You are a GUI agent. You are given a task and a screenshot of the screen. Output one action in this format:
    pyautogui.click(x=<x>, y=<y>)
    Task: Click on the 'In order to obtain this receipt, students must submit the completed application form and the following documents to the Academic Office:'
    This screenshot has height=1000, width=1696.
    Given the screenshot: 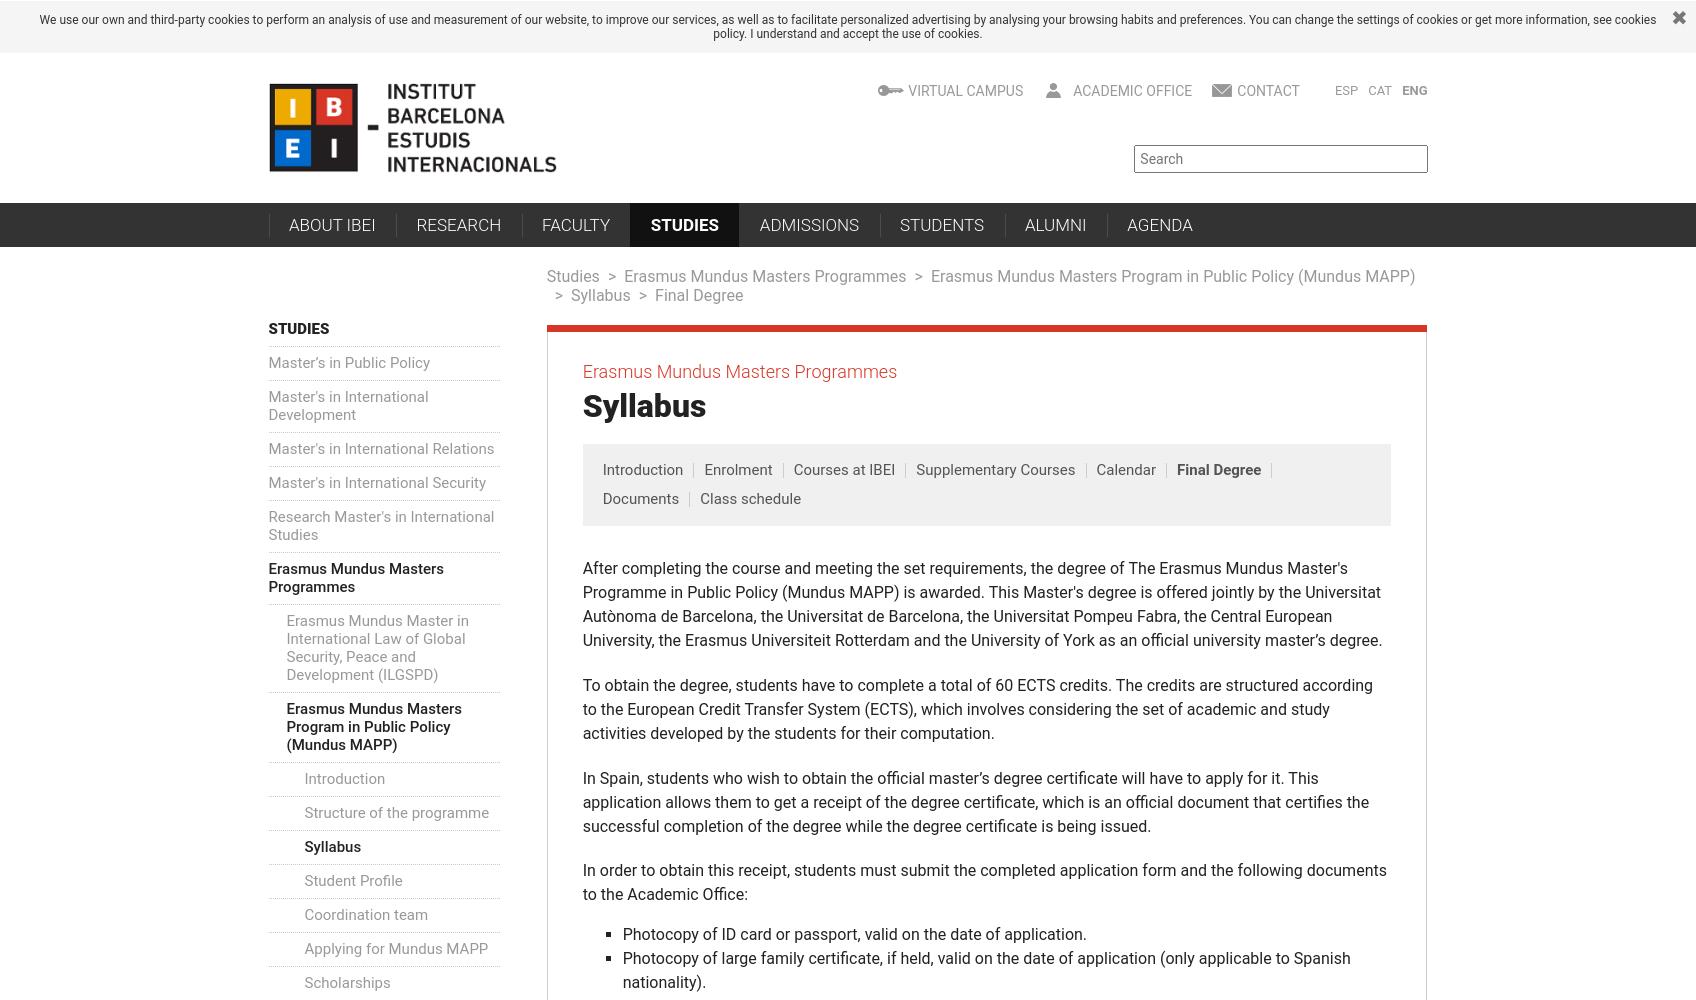 What is the action you would take?
    pyautogui.click(x=582, y=882)
    